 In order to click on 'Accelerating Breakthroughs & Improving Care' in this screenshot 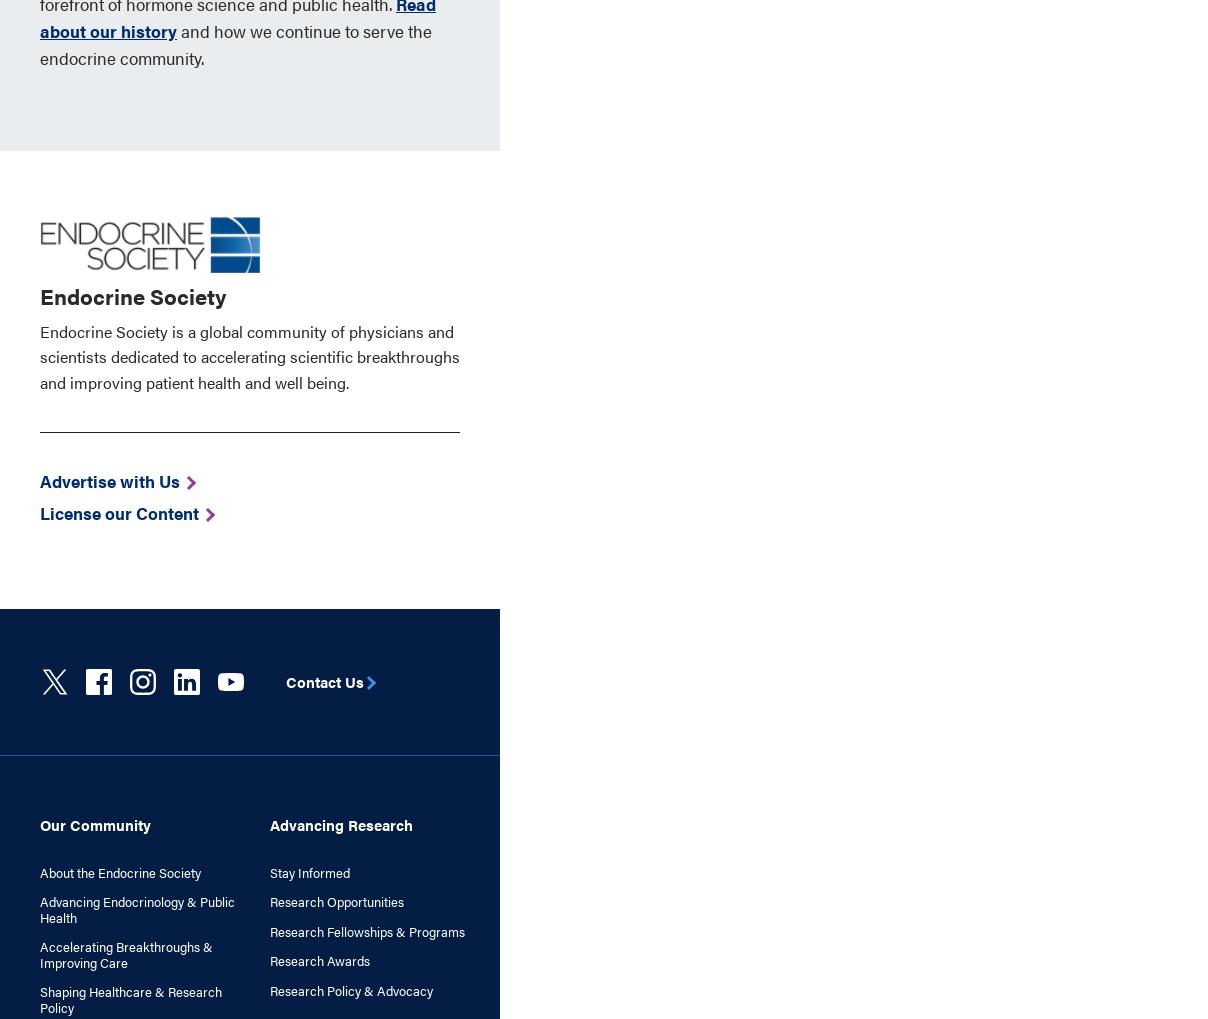, I will do `click(125, 952)`.